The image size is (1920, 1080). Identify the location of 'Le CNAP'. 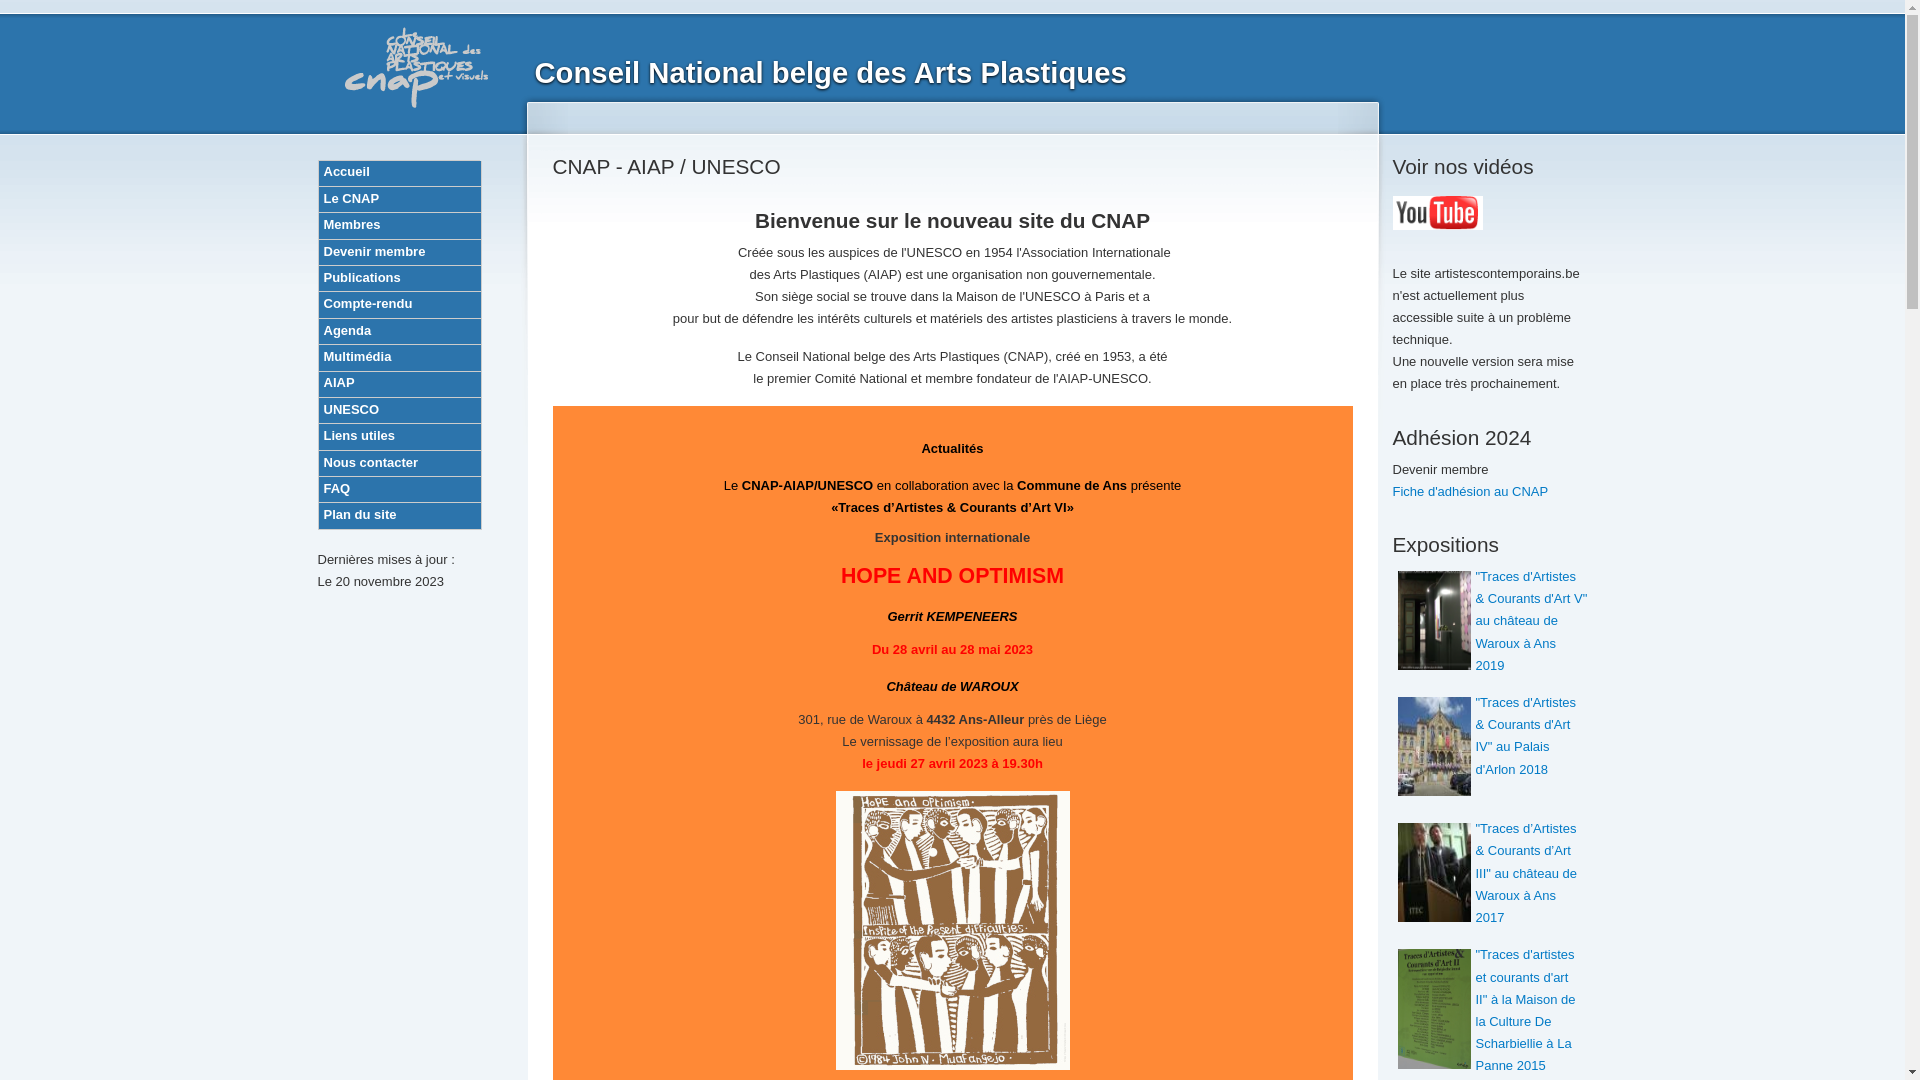
(399, 198).